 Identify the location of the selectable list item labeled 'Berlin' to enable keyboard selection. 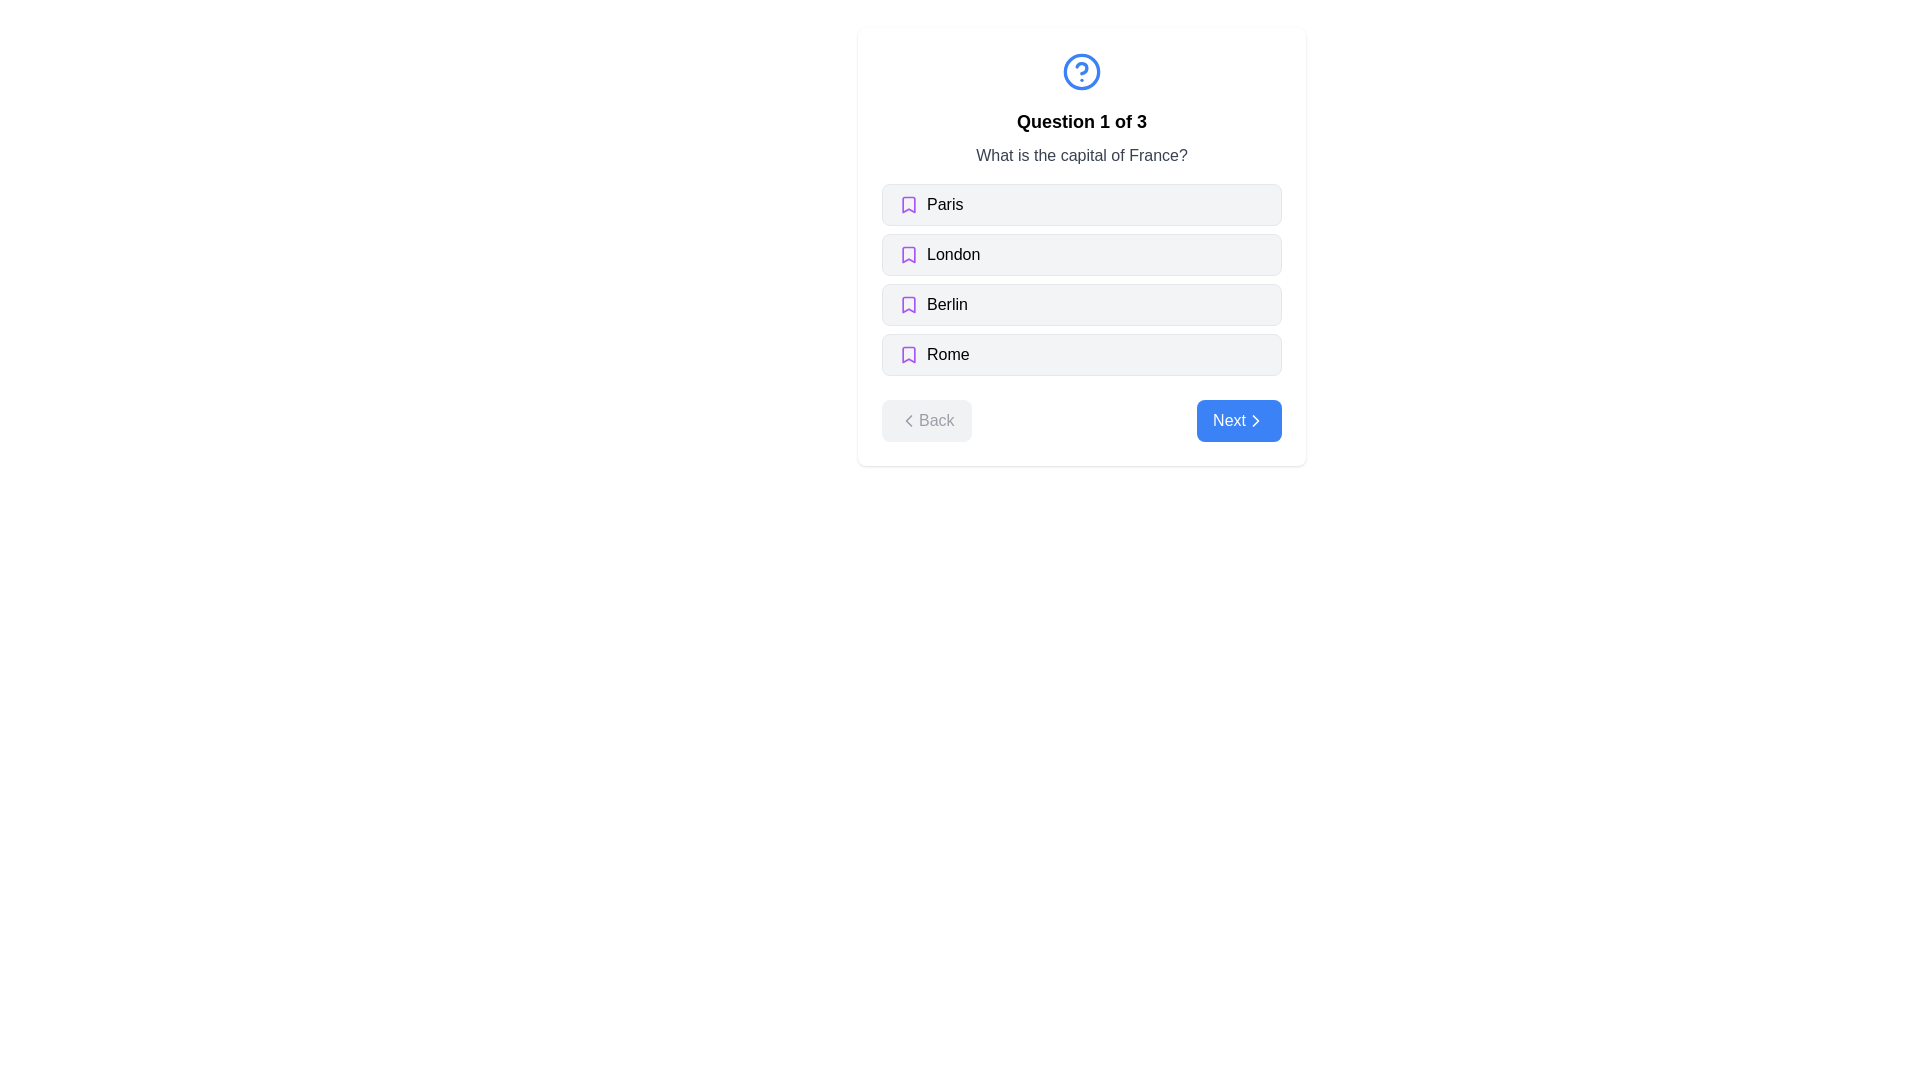
(1080, 304).